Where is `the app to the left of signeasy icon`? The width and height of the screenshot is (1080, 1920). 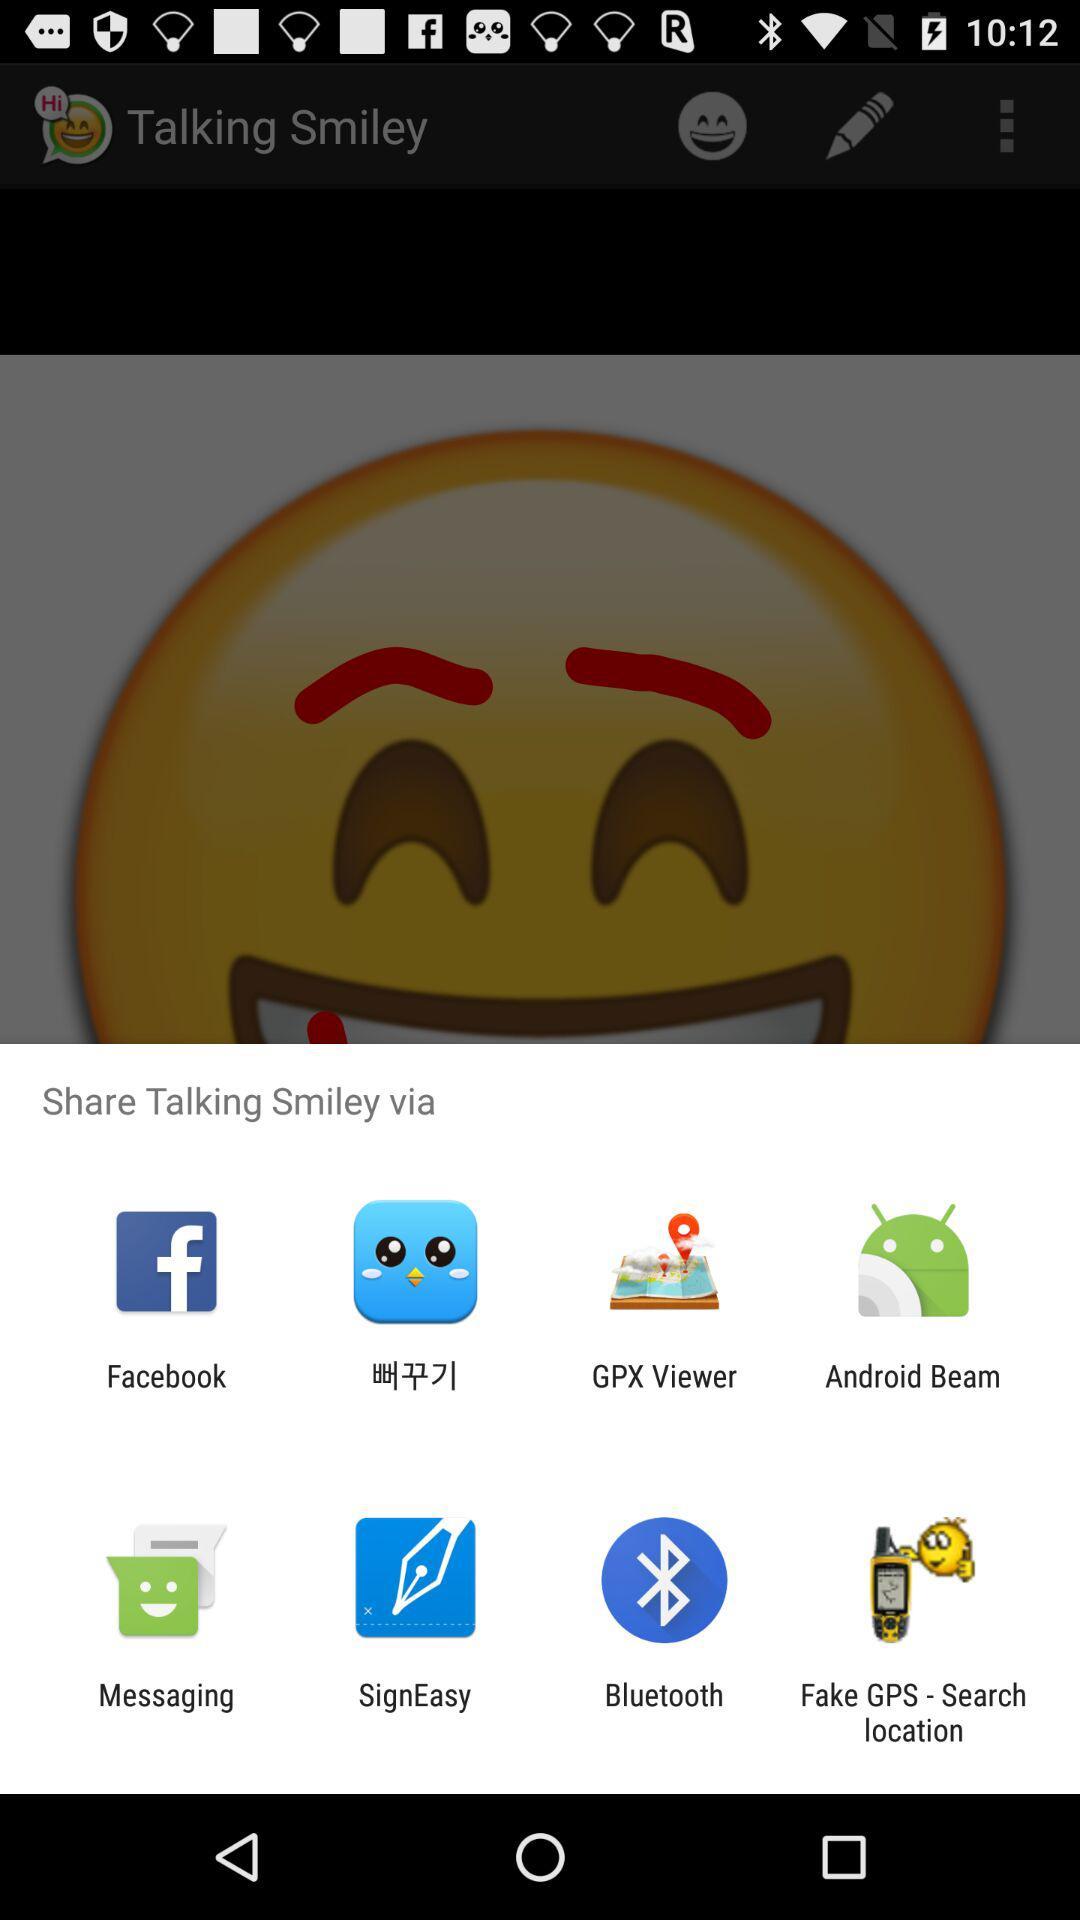
the app to the left of signeasy icon is located at coordinates (165, 1711).